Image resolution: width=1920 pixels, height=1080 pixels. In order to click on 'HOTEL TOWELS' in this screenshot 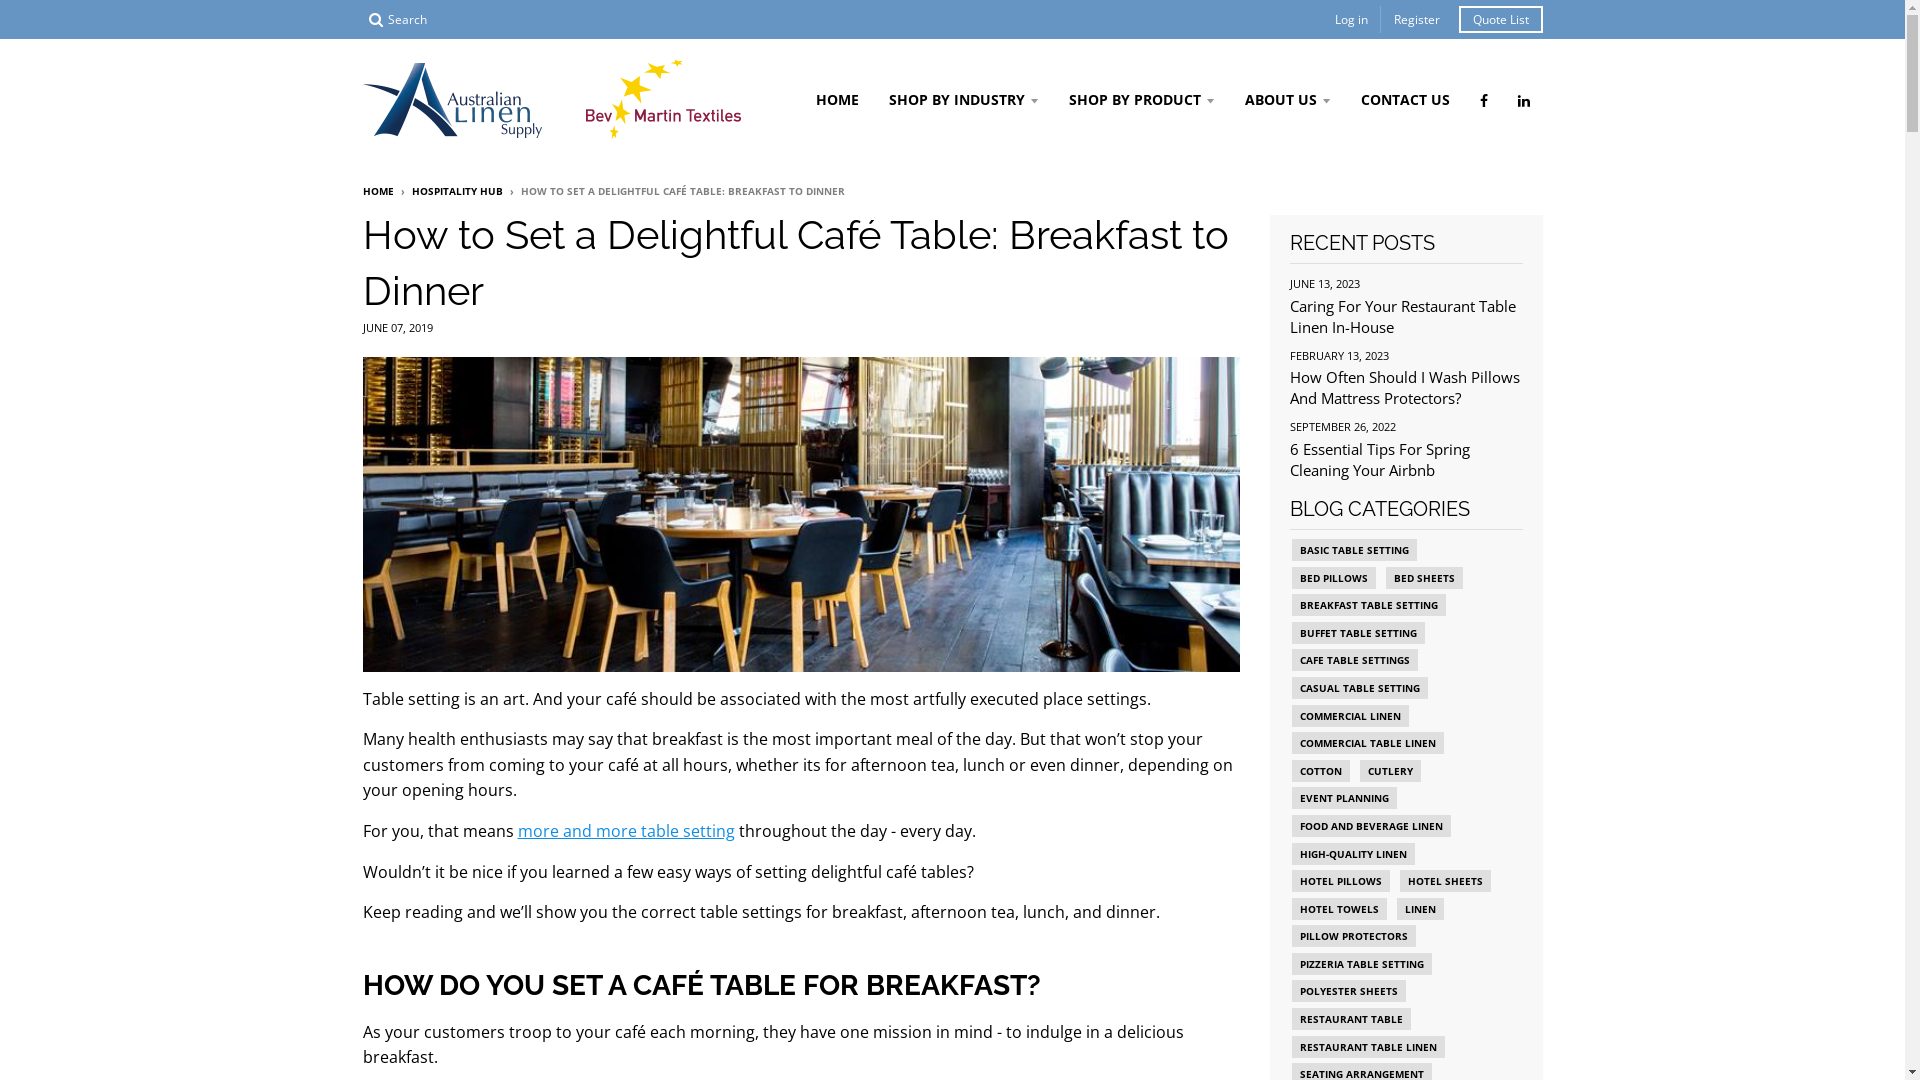, I will do `click(1339, 909)`.